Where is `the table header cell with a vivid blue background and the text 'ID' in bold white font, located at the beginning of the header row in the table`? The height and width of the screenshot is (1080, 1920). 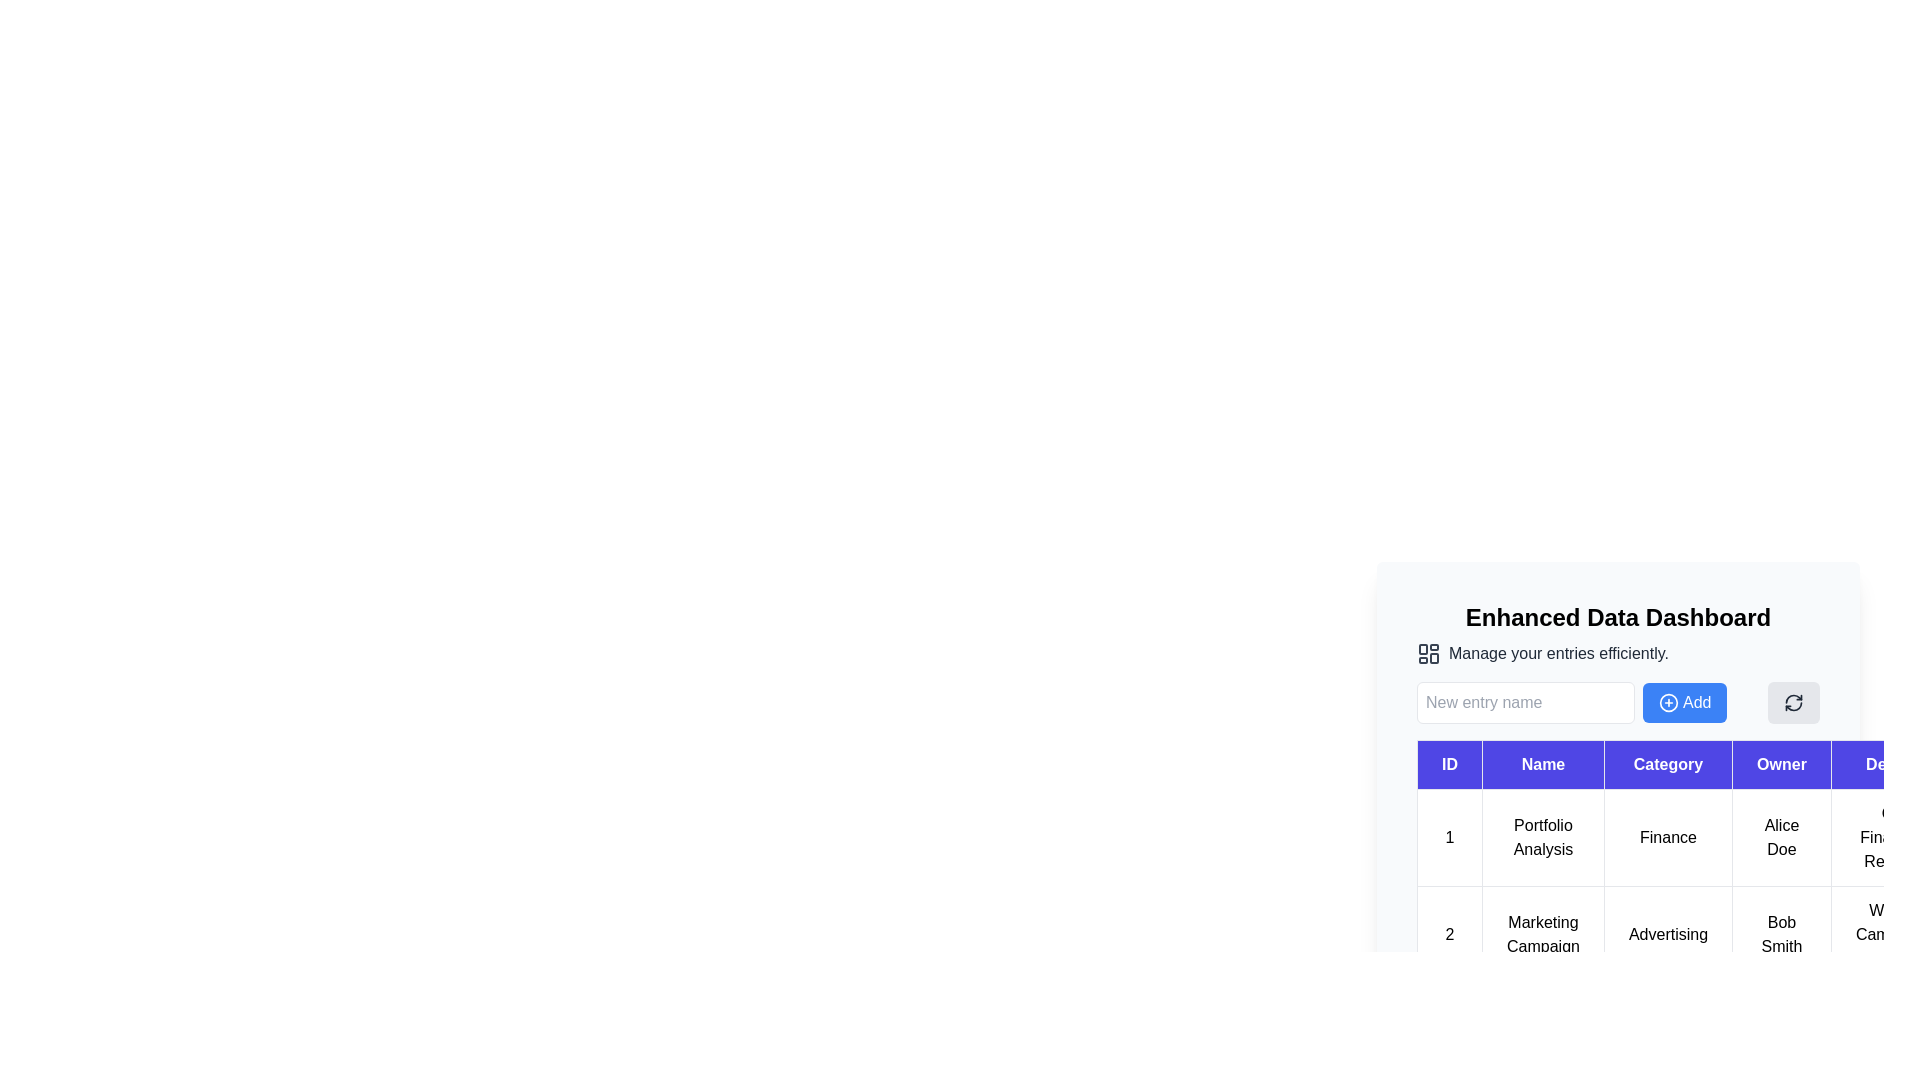 the table header cell with a vivid blue background and the text 'ID' in bold white font, located at the beginning of the header row in the table is located at coordinates (1449, 764).